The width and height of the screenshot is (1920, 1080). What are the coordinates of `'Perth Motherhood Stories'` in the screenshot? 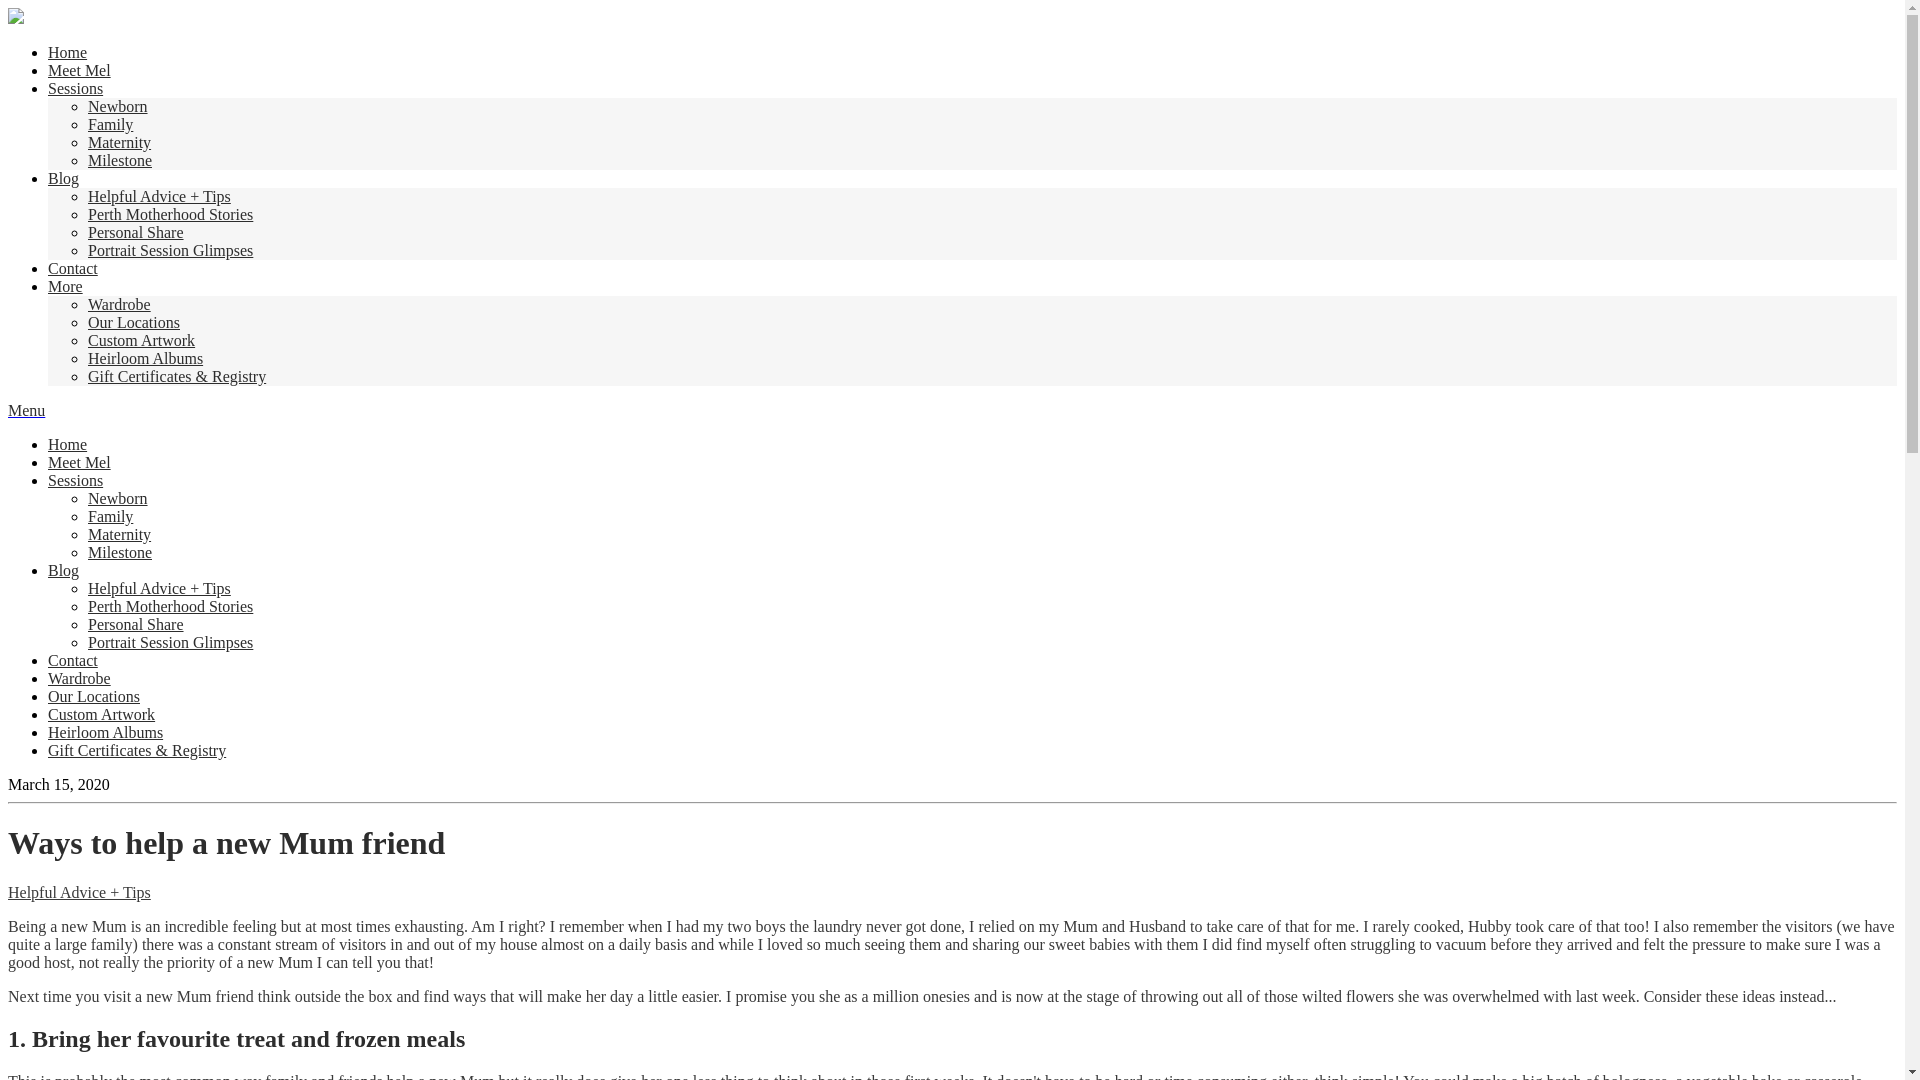 It's located at (170, 214).